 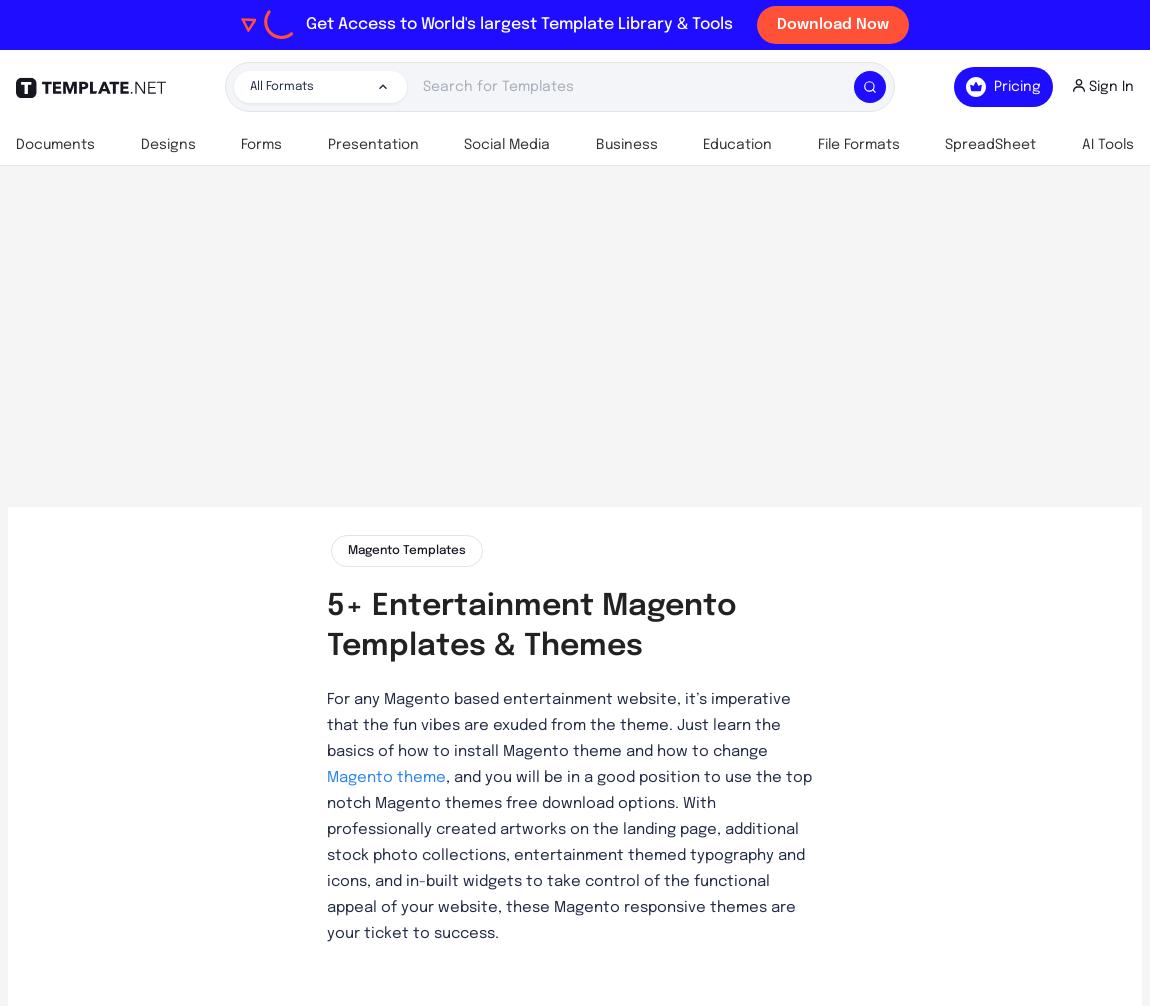 What do you see at coordinates (54, 144) in the screenshot?
I see `'Documents'` at bounding box center [54, 144].